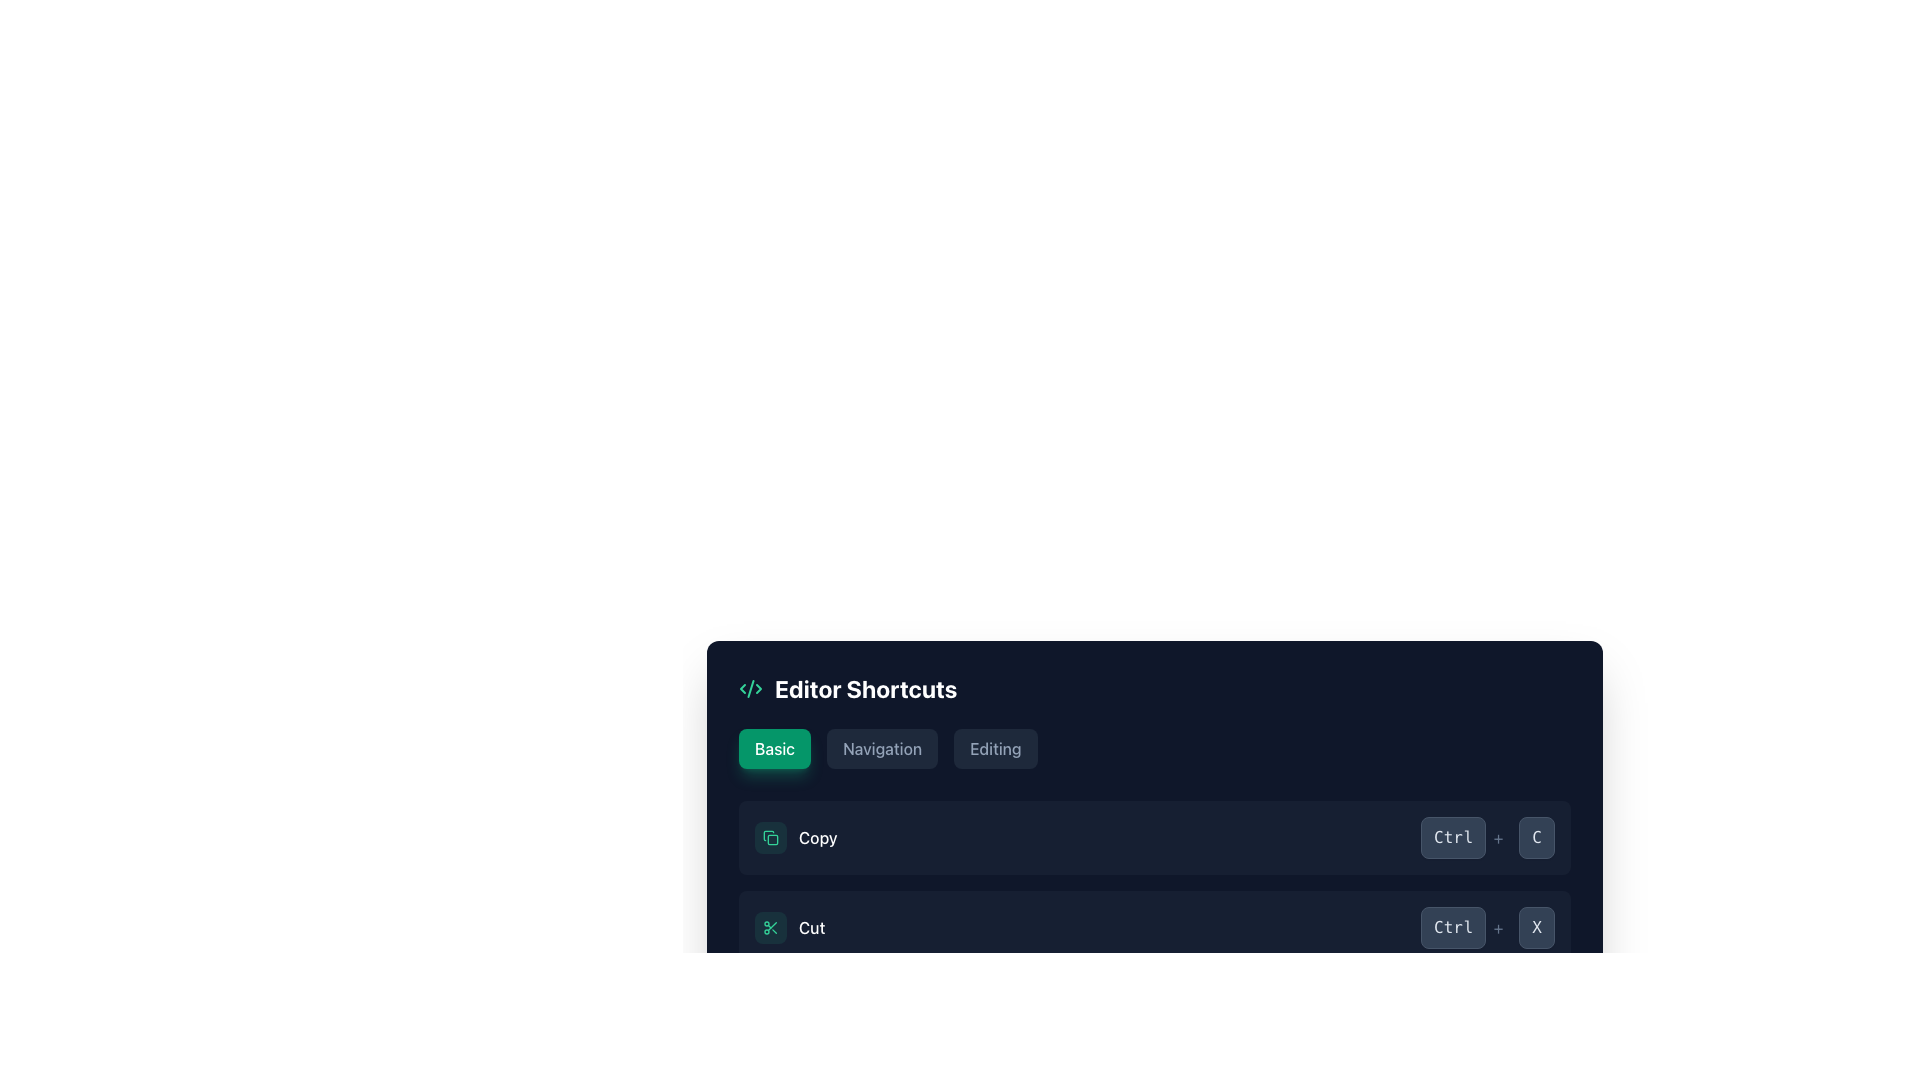 This screenshot has height=1080, width=1920. I want to click on the keyboard shortcut display for 'Cut' which shows 'Ctrl + X', so click(1488, 928).